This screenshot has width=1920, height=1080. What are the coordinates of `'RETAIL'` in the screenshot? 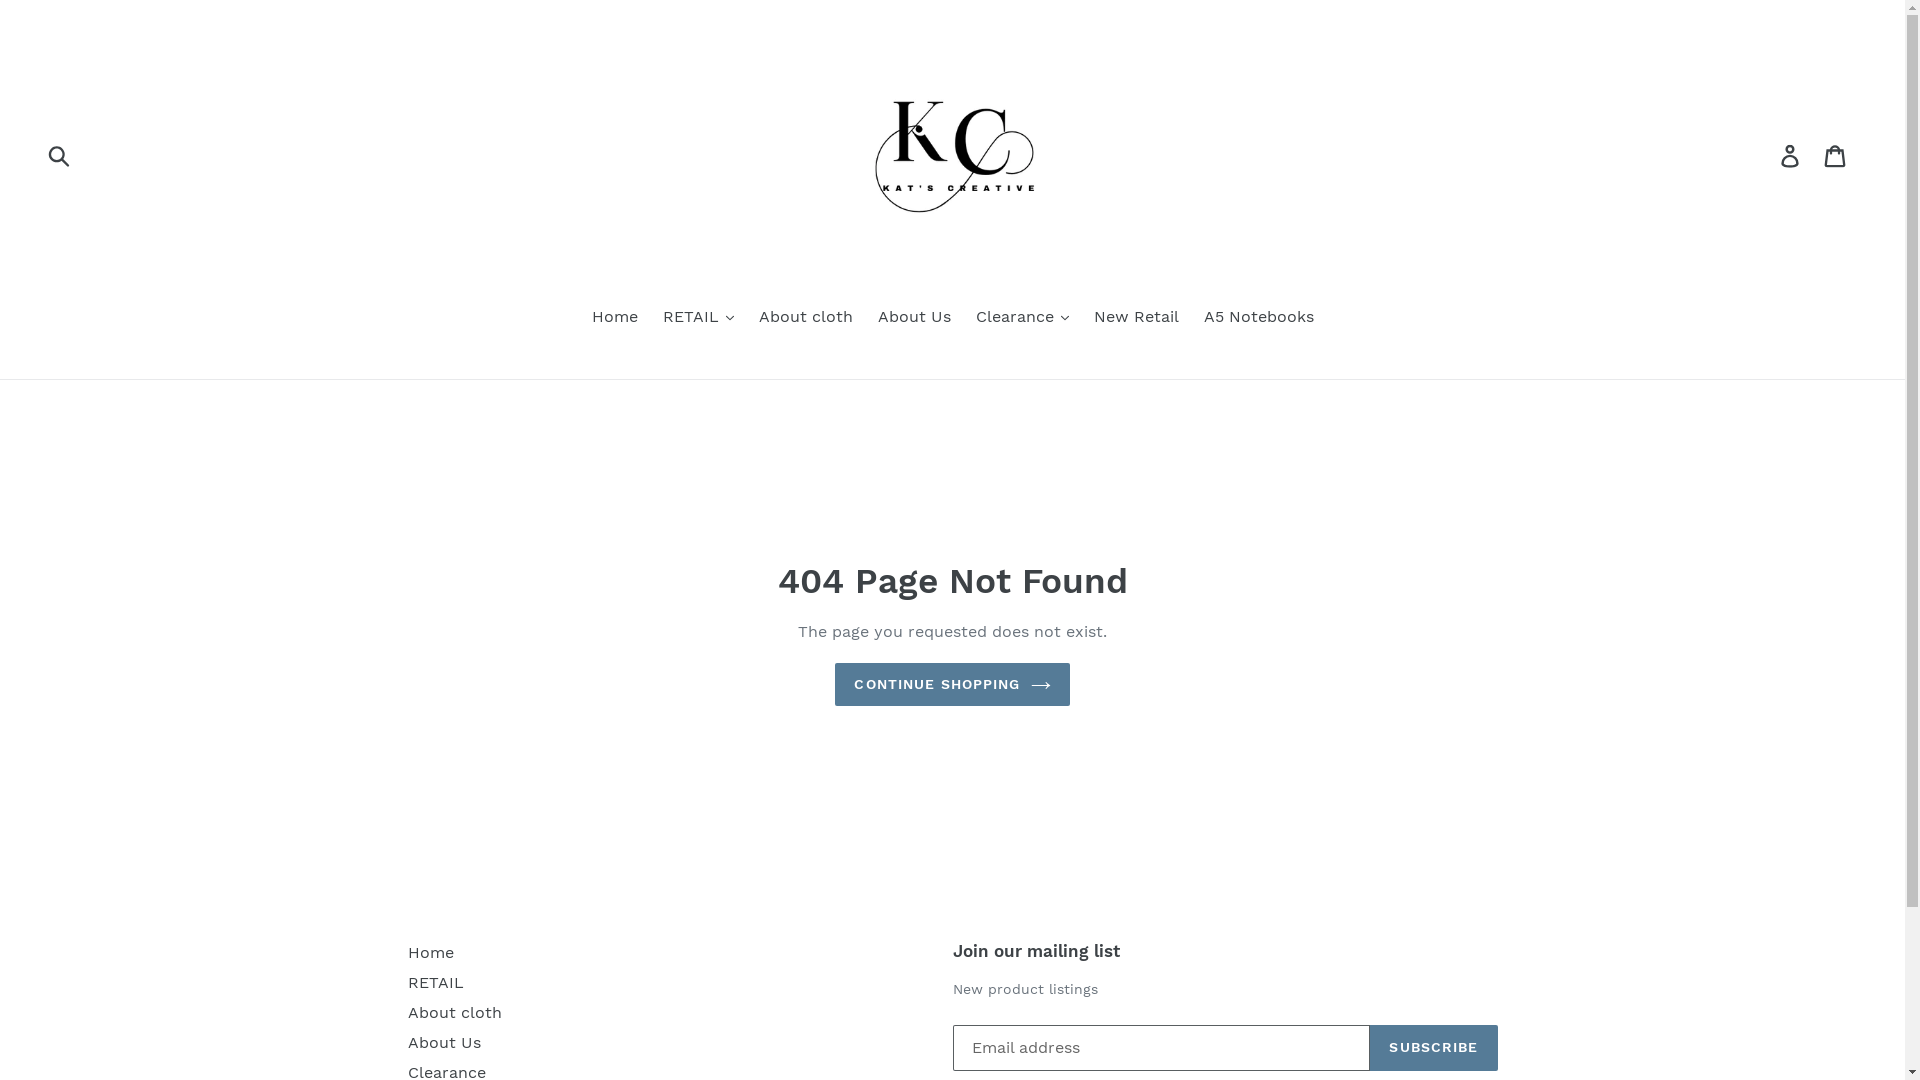 It's located at (435, 981).